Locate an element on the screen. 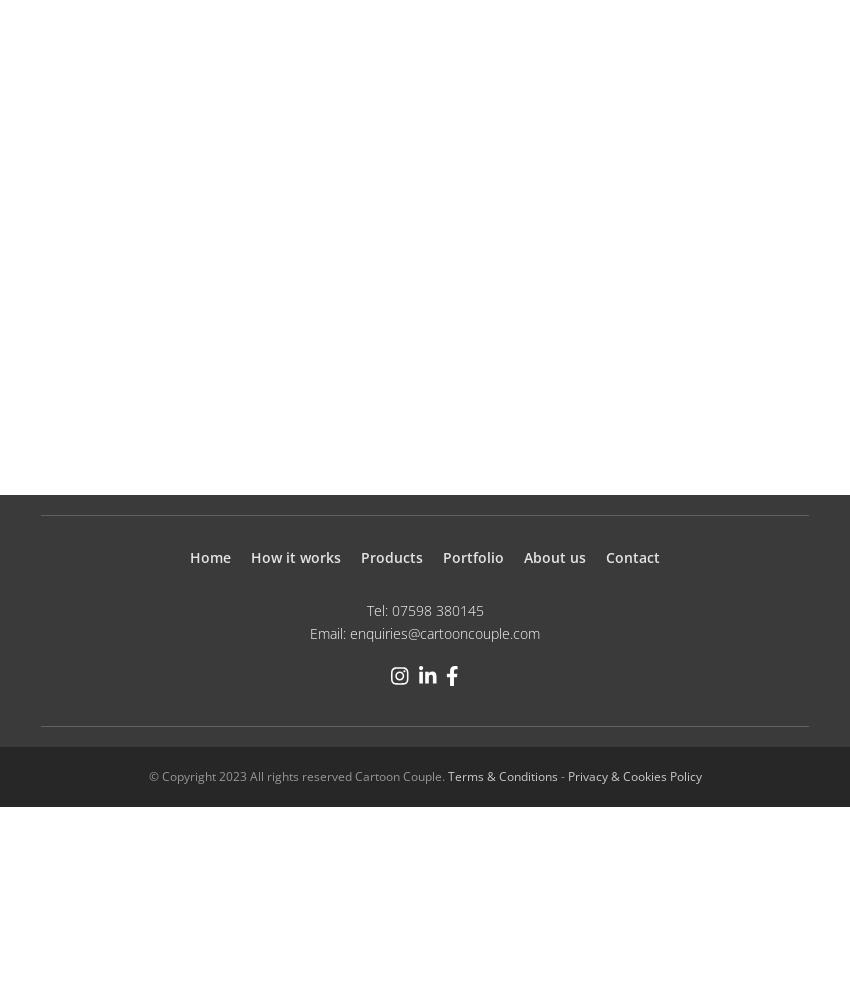 This screenshot has width=850, height=1000. 'Products' is located at coordinates (392, 557).